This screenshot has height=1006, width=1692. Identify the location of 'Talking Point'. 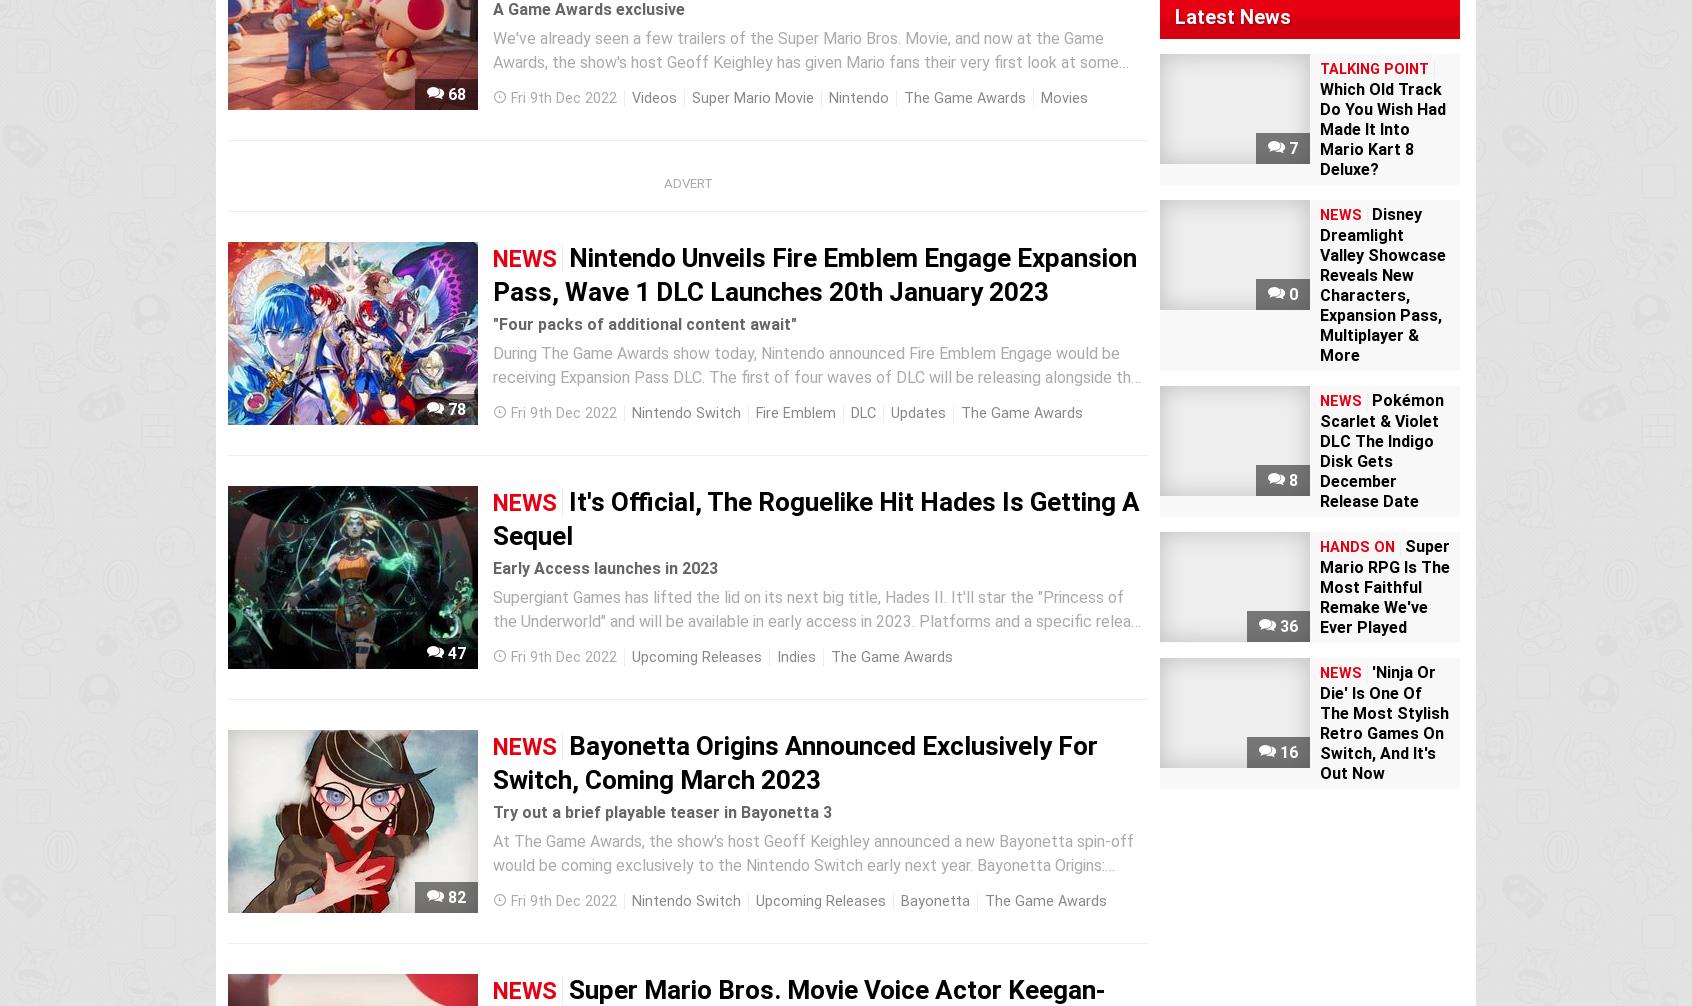
(1374, 69).